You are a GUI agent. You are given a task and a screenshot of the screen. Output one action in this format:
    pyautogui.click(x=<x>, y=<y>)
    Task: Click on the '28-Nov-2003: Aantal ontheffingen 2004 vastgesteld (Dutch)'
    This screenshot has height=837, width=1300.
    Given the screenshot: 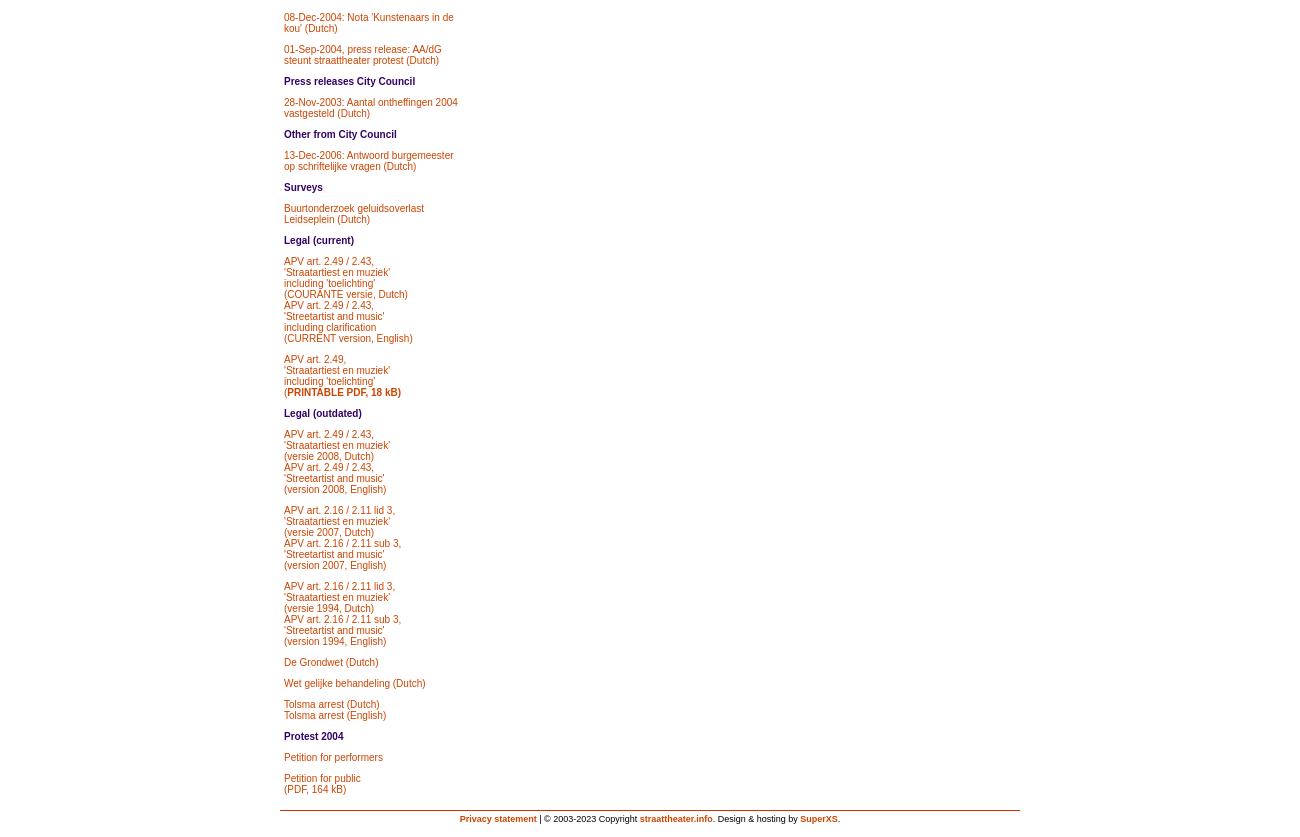 What is the action you would take?
    pyautogui.click(x=284, y=107)
    